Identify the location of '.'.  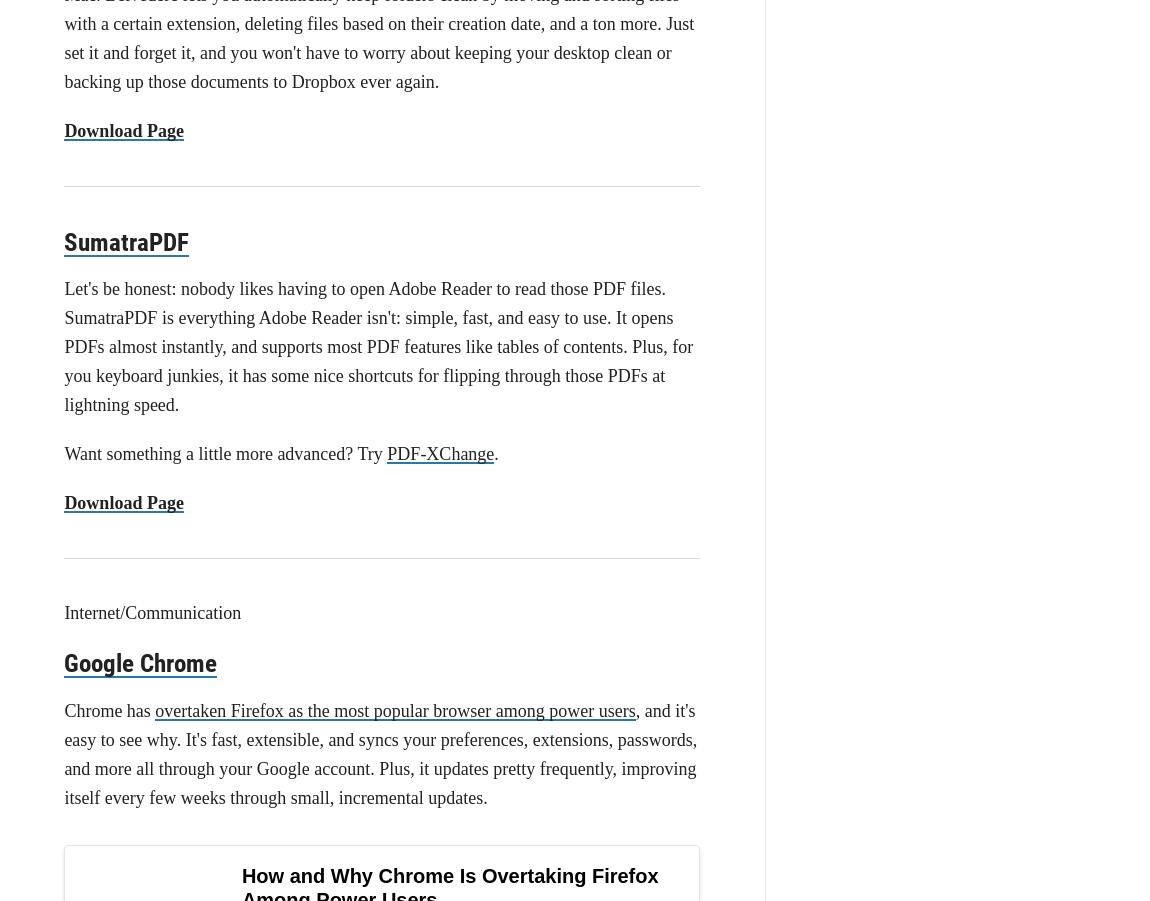
(352, 303).